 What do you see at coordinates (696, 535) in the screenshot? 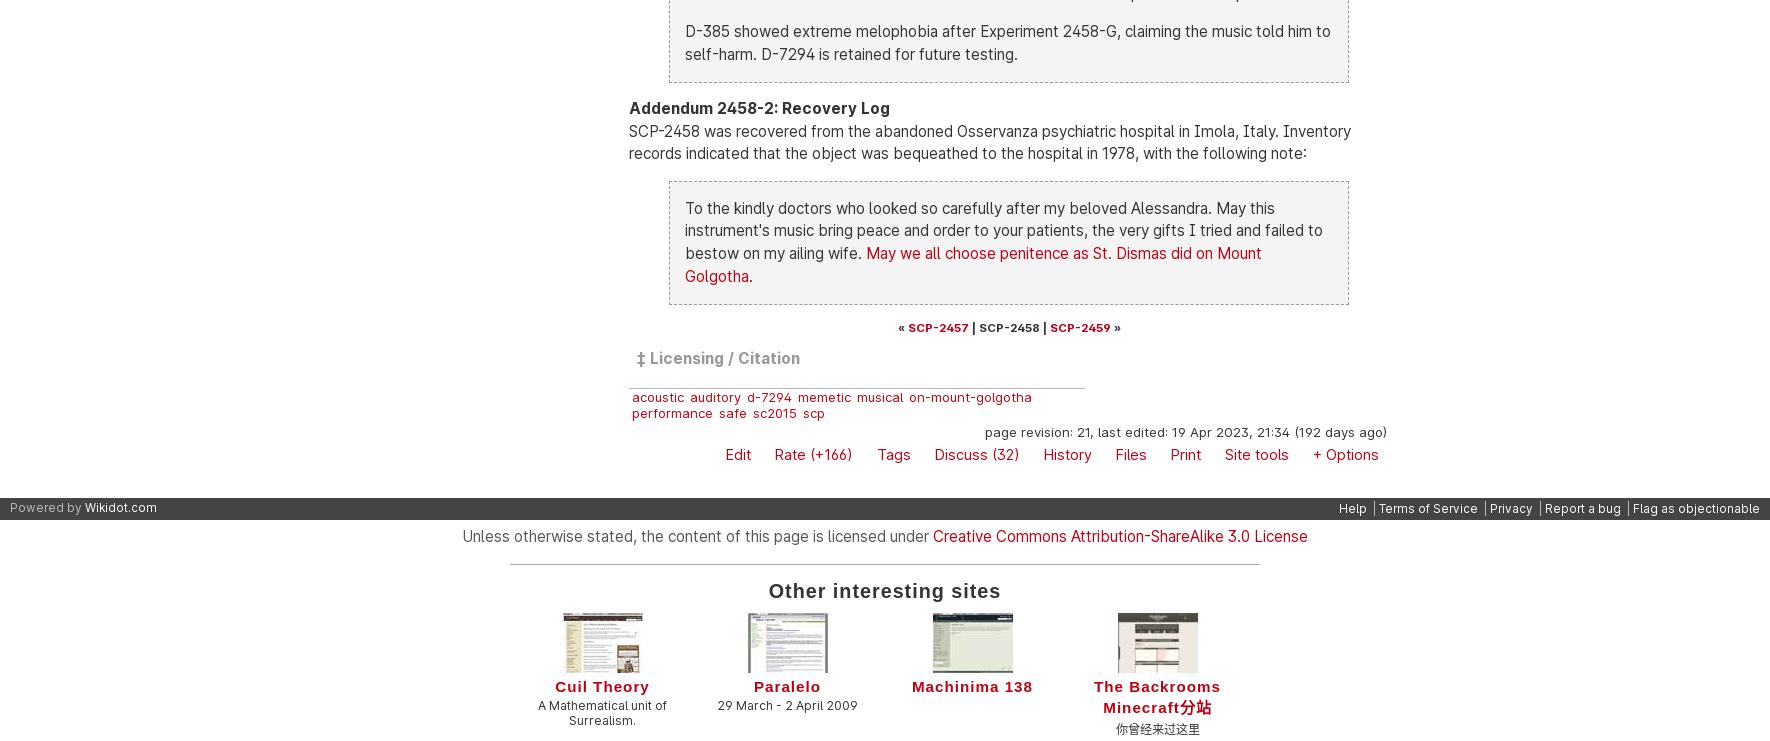
I see `'Unless otherwise stated, the content of this page is licensed under'` at bounding box center [696, 535].